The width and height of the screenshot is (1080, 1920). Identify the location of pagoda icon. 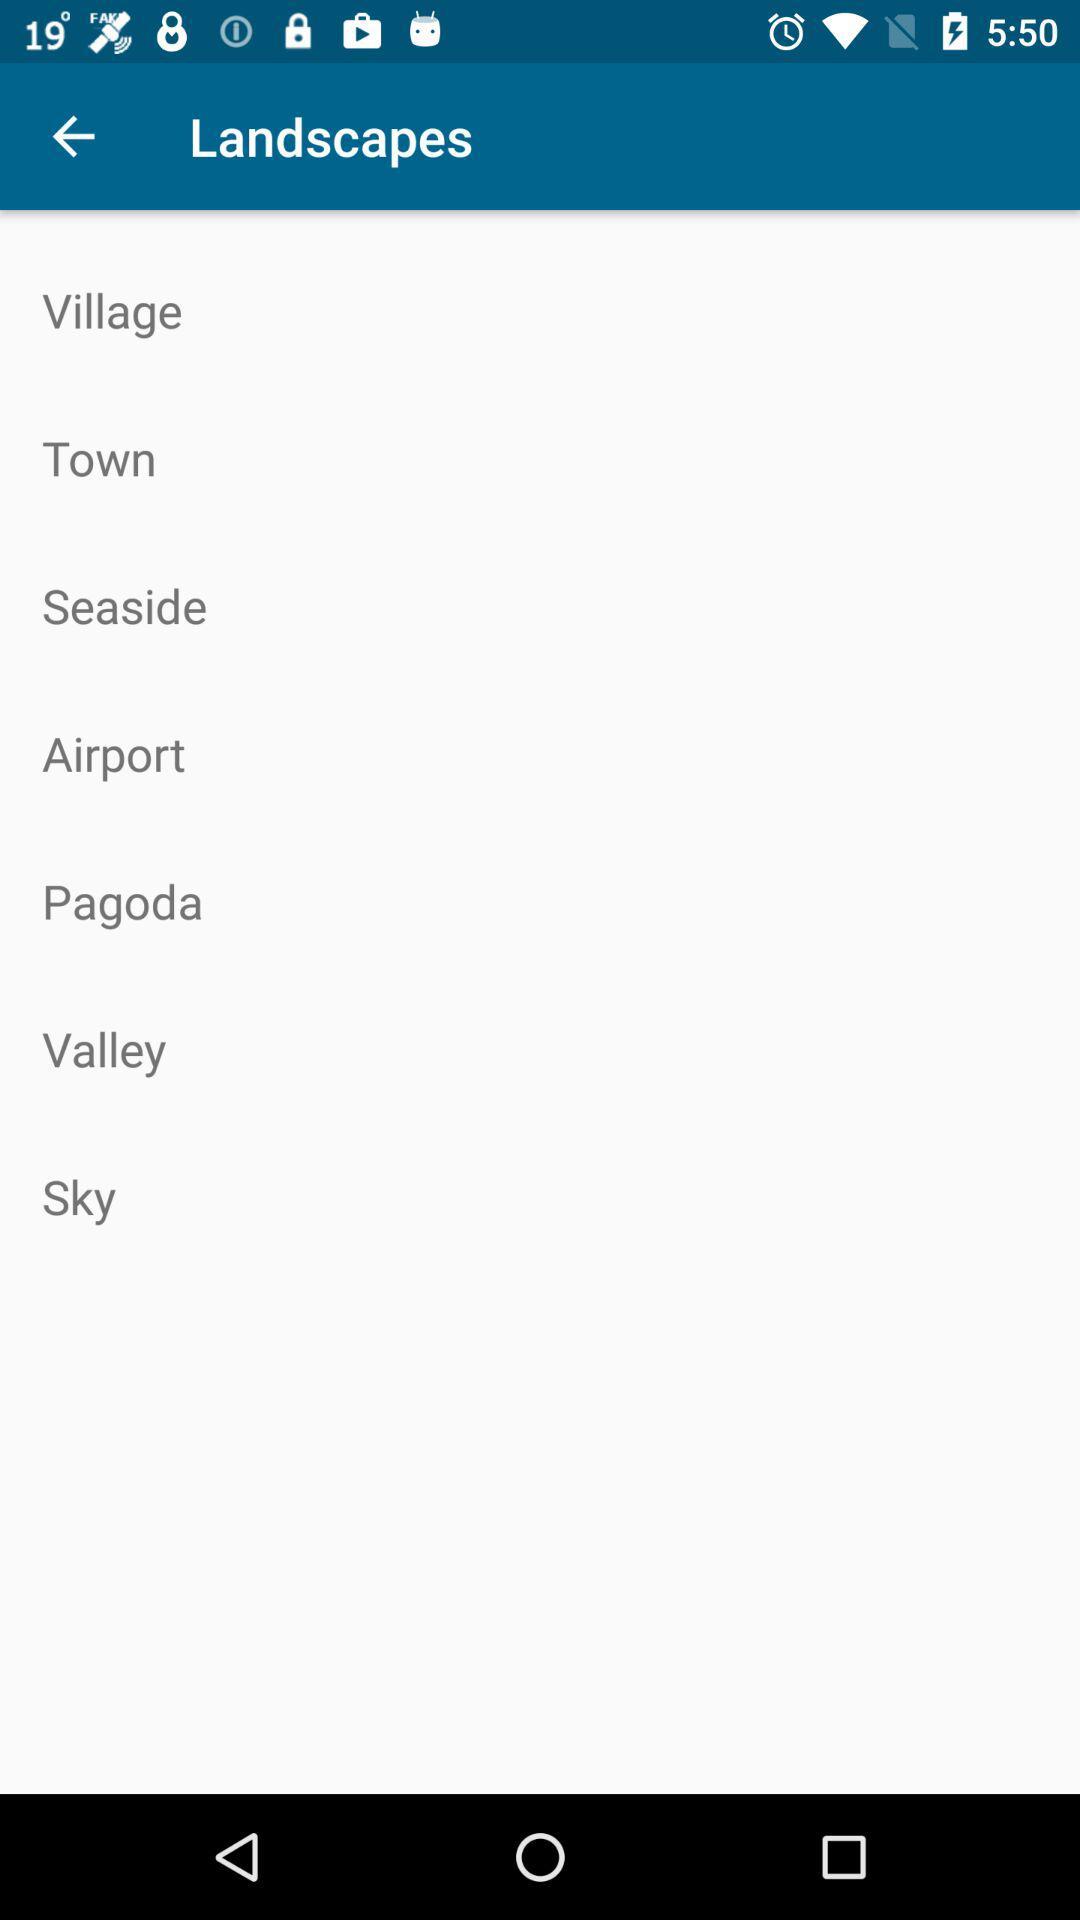
(540, 900).